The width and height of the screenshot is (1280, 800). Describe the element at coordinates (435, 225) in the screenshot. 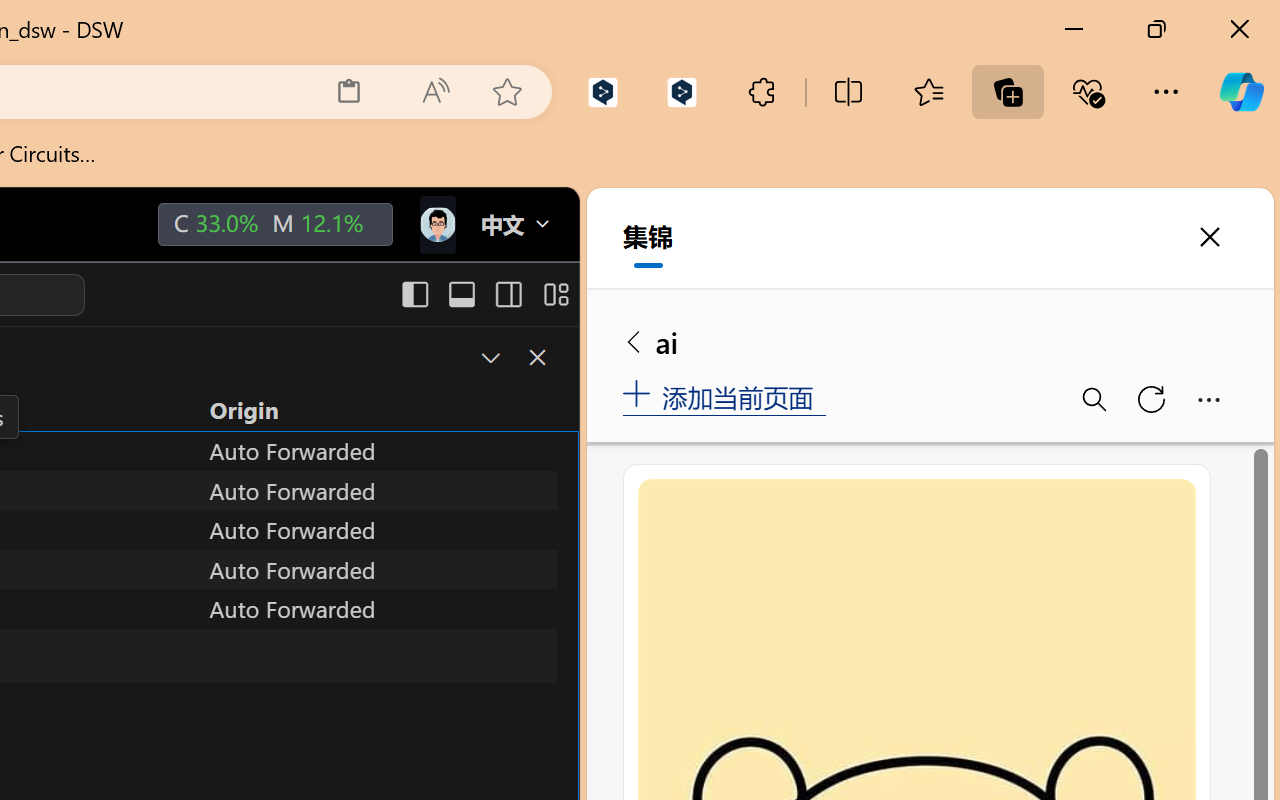

I see `'Class: next-menu next-hoz widgets--iconMenu--BFkiHRM'` at that location.